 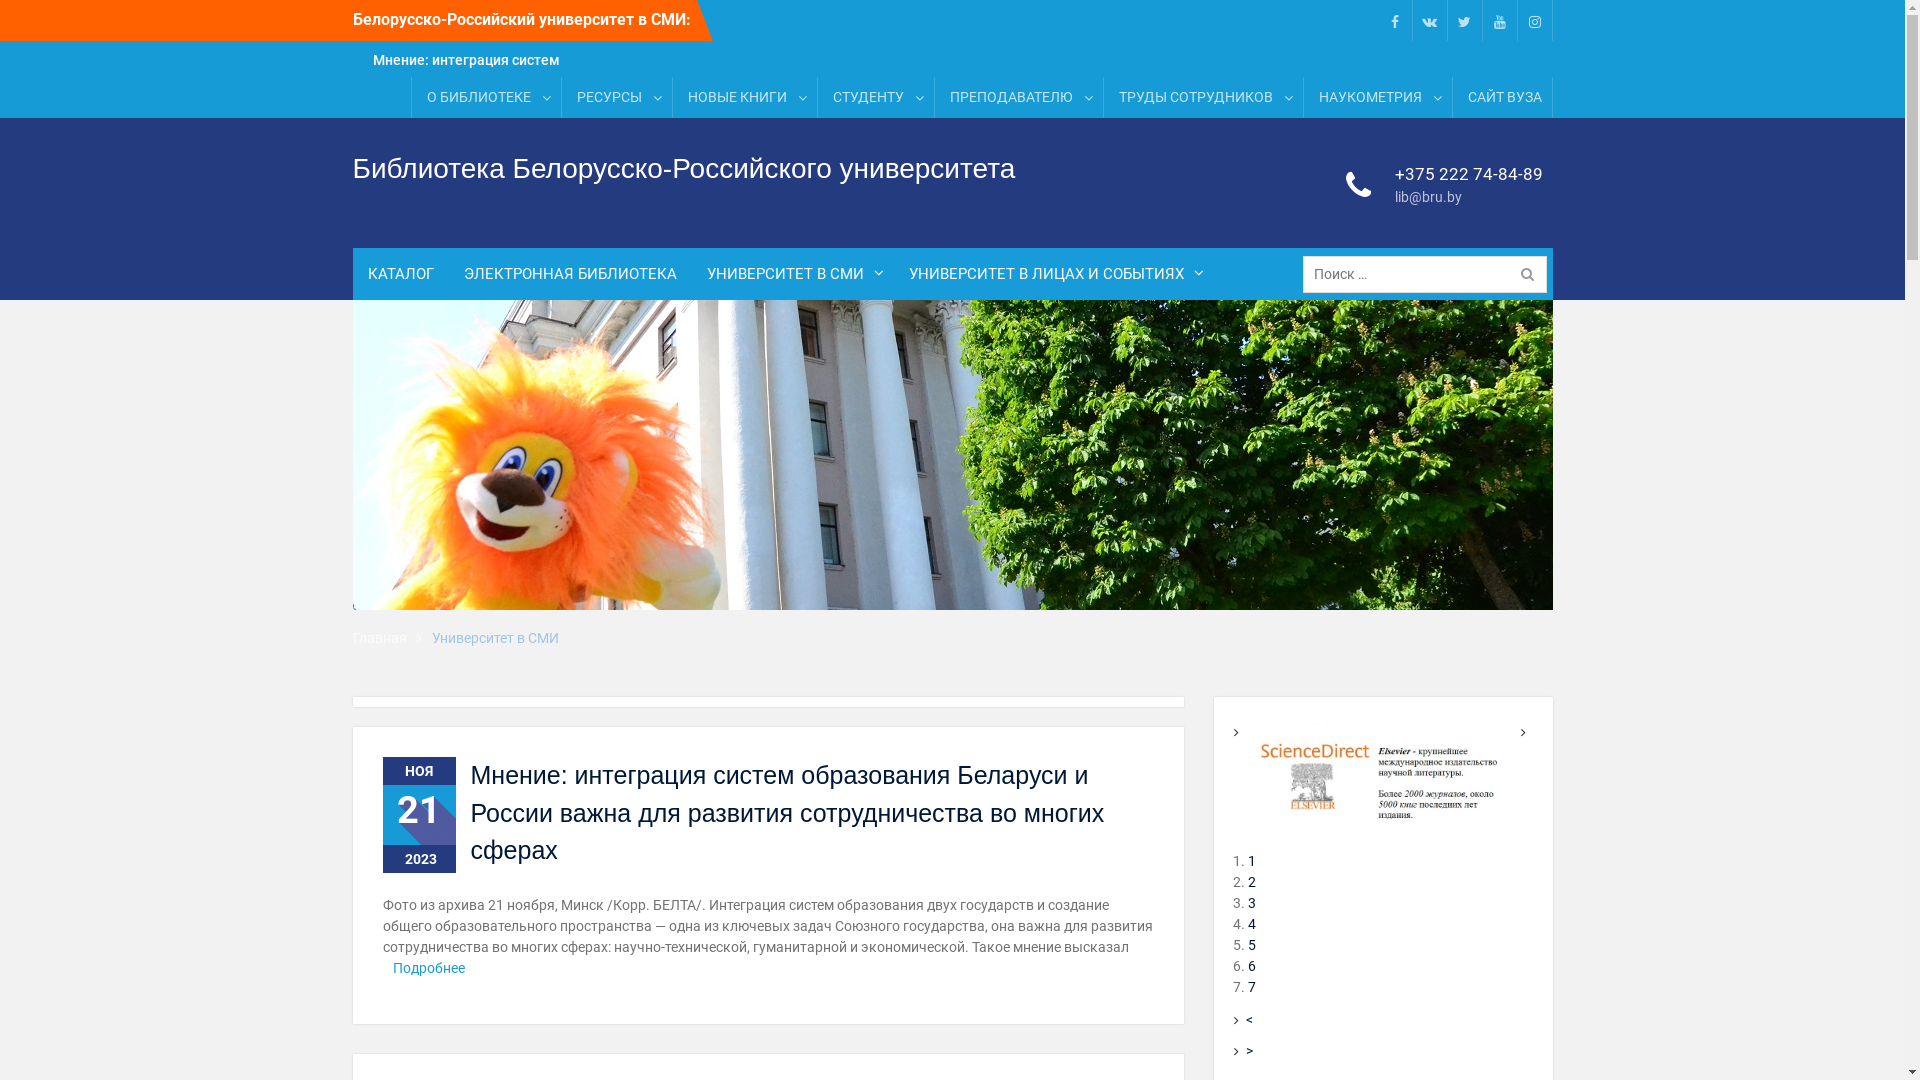 I want to click on 'lib@bru.by', so click(x=1389, y=197).